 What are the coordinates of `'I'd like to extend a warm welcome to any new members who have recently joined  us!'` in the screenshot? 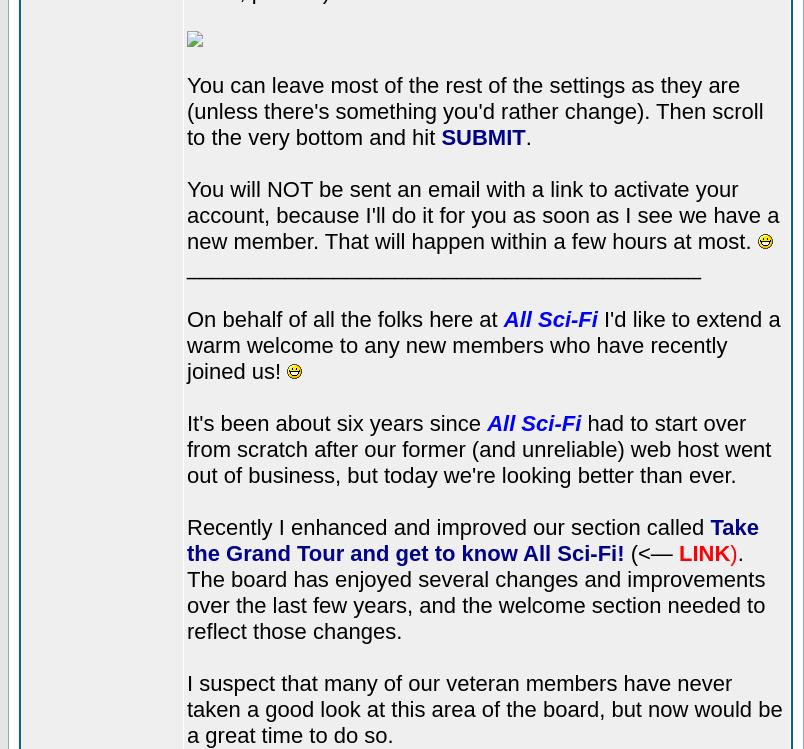 It's located at (482, 344).